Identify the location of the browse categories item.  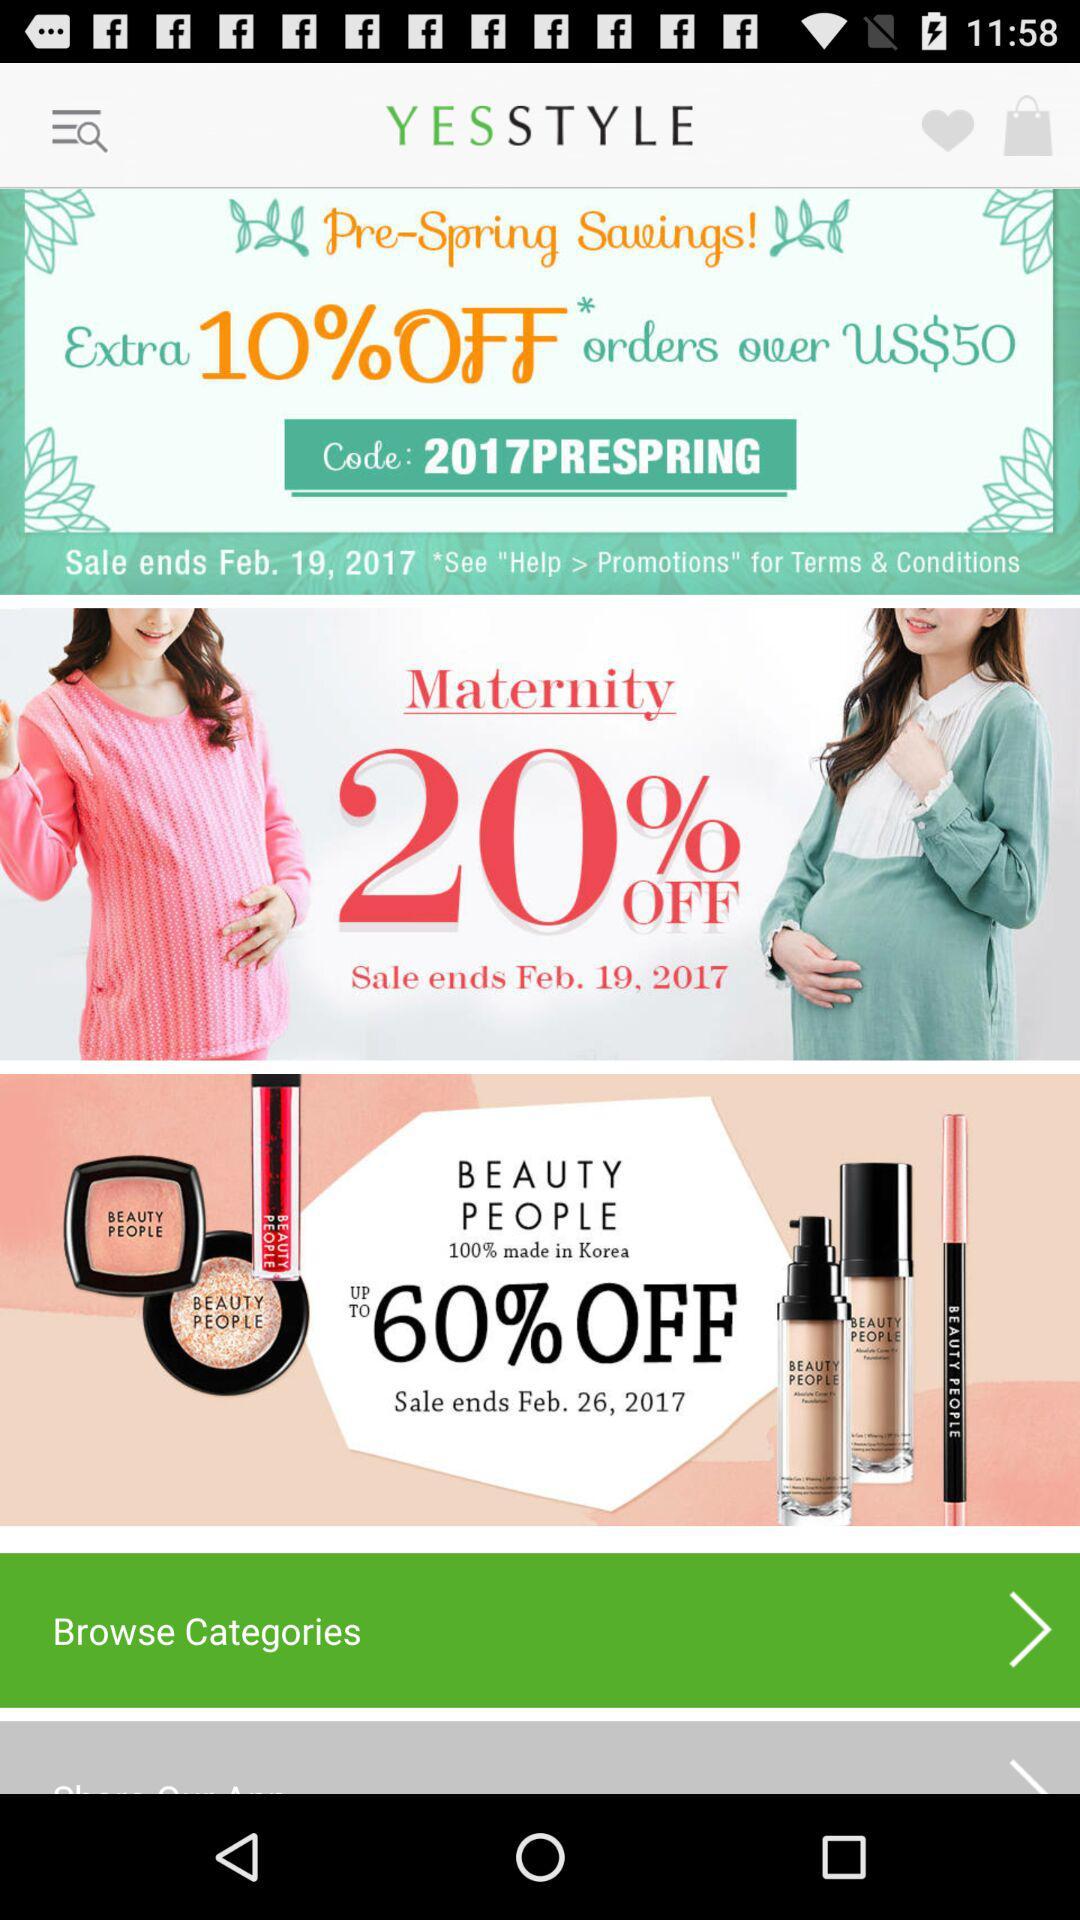
(540, 1630).